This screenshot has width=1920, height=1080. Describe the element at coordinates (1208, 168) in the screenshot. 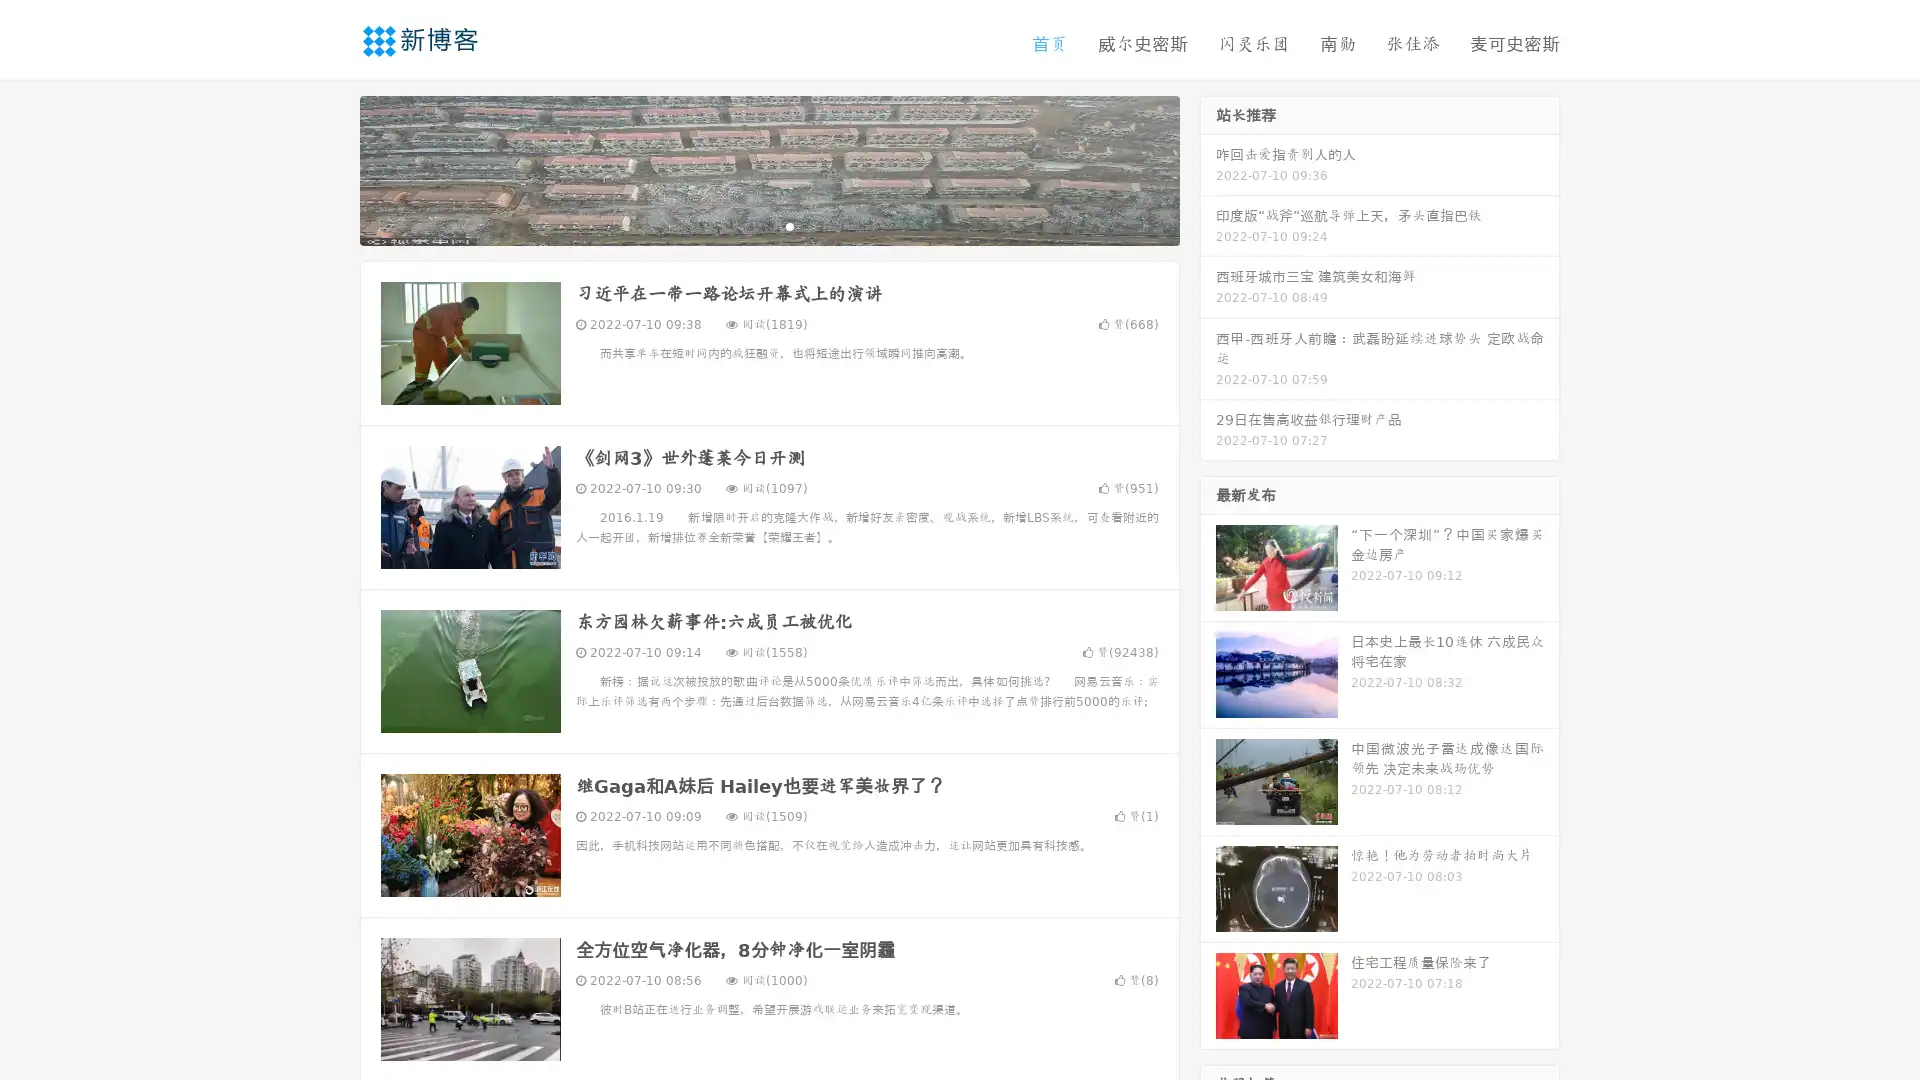

I see `Next slide` at that location.